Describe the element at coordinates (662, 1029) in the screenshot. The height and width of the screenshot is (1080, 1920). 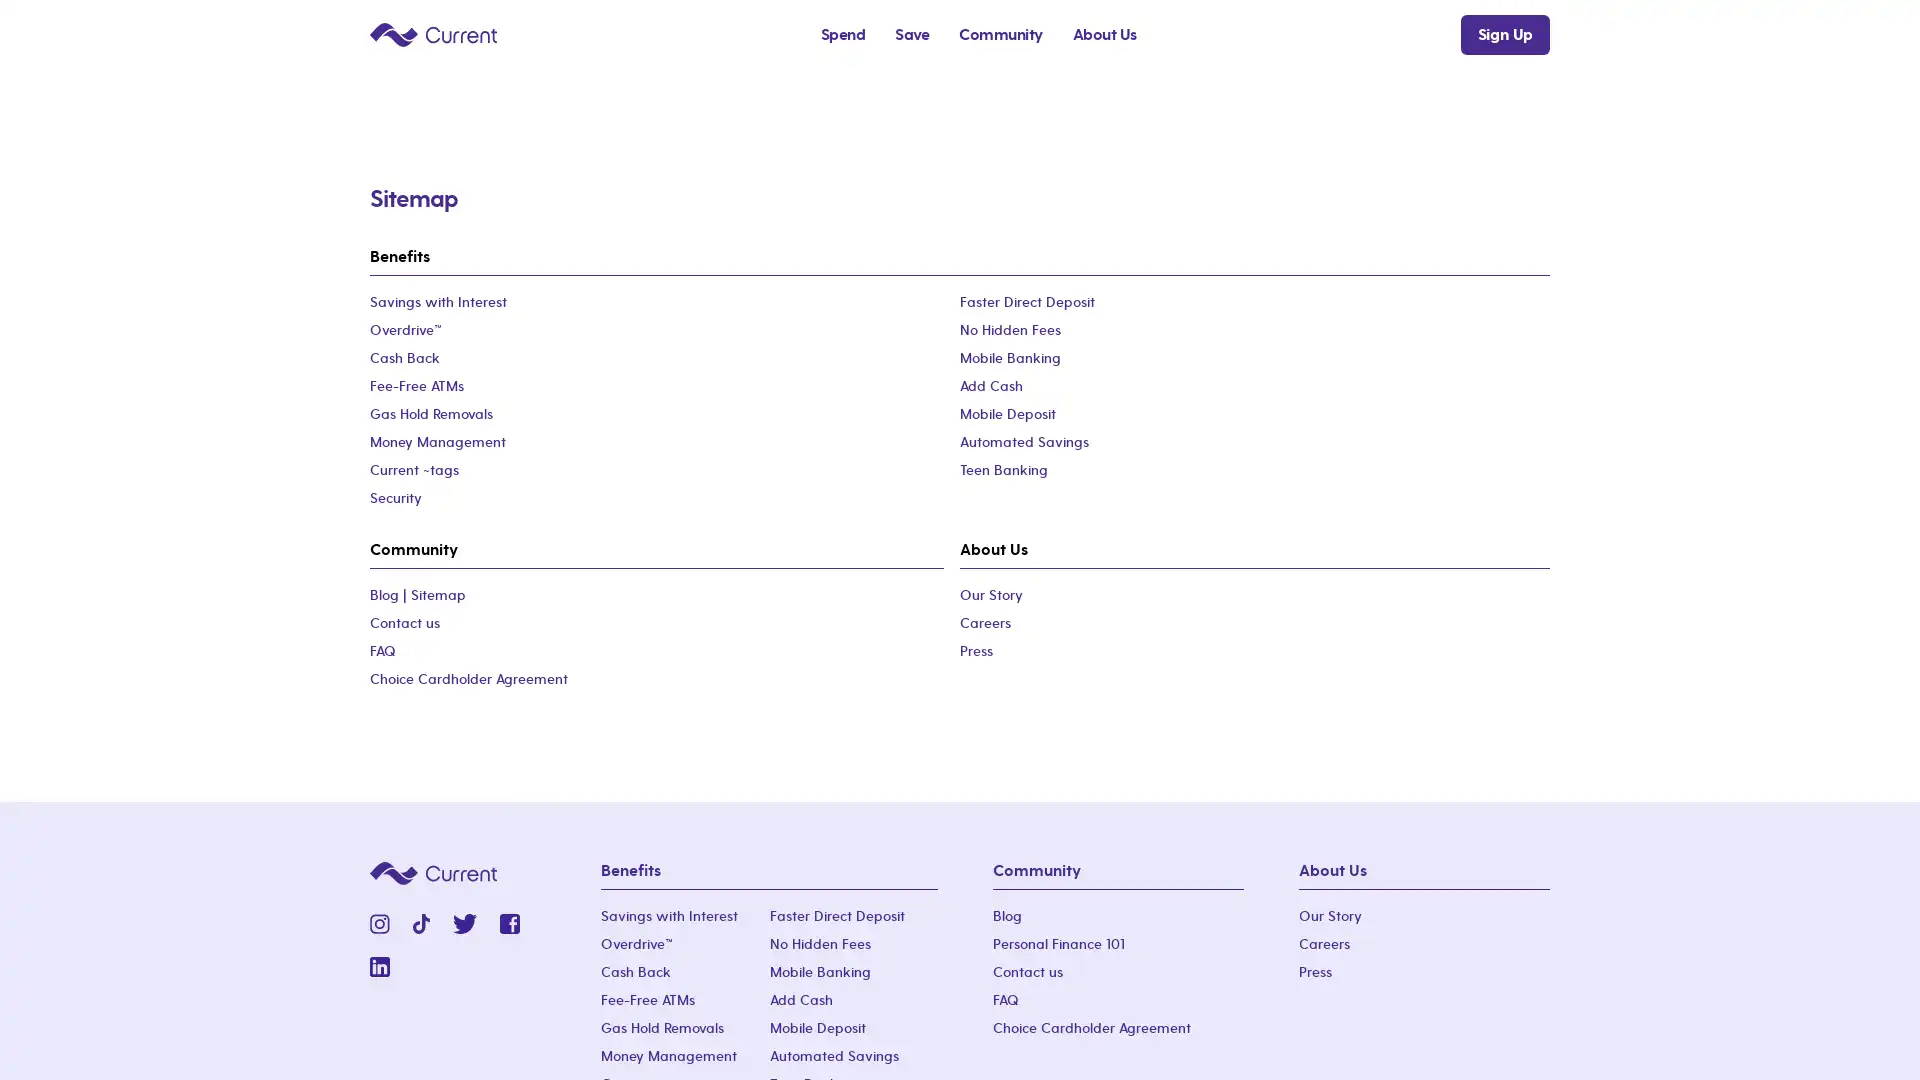
I see `Gas Hold Removals` at that location.